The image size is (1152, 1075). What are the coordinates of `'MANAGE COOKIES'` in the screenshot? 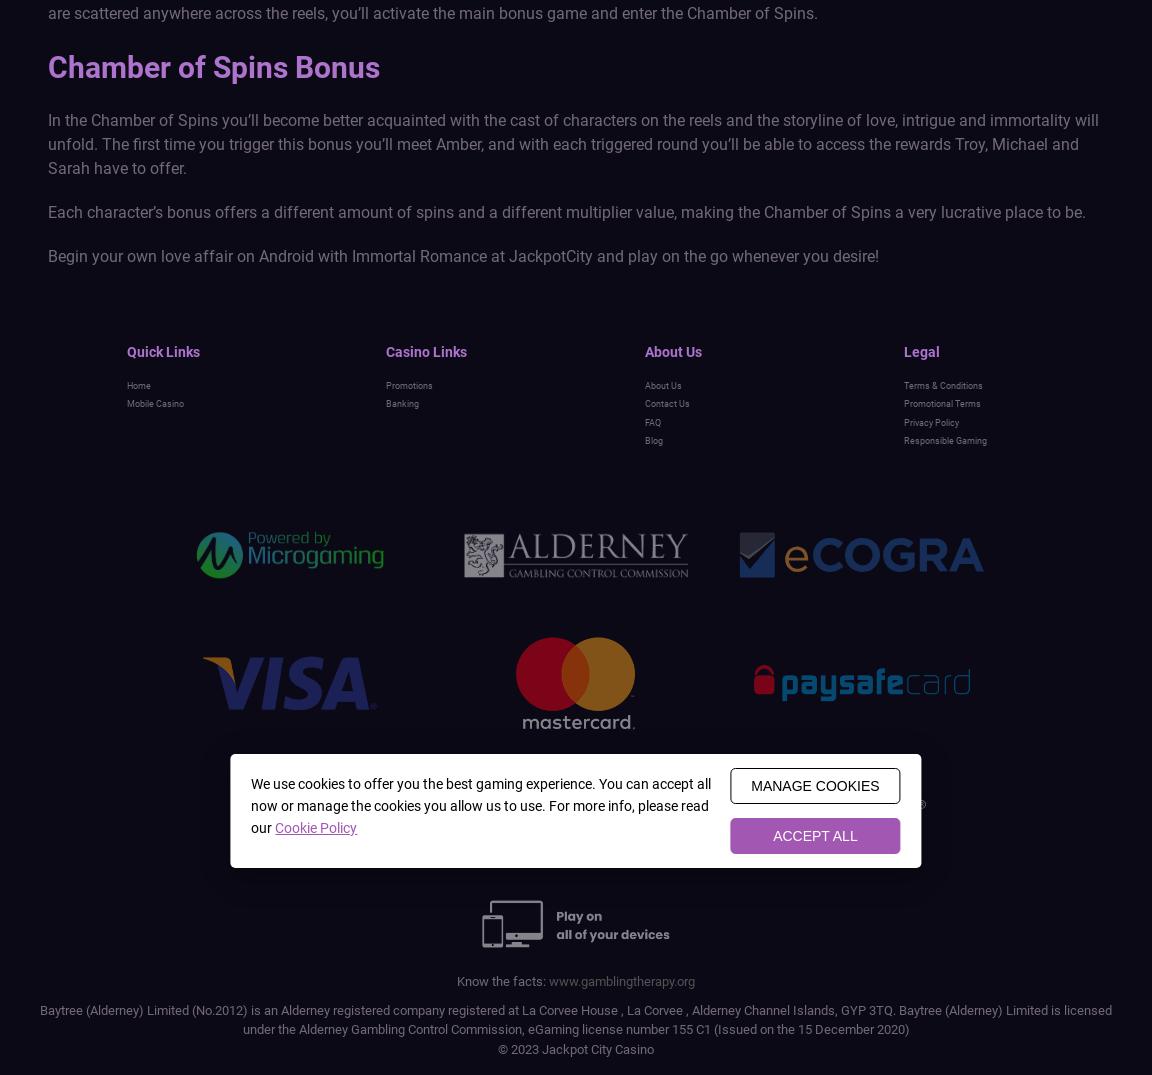 It's located at (750, 785).